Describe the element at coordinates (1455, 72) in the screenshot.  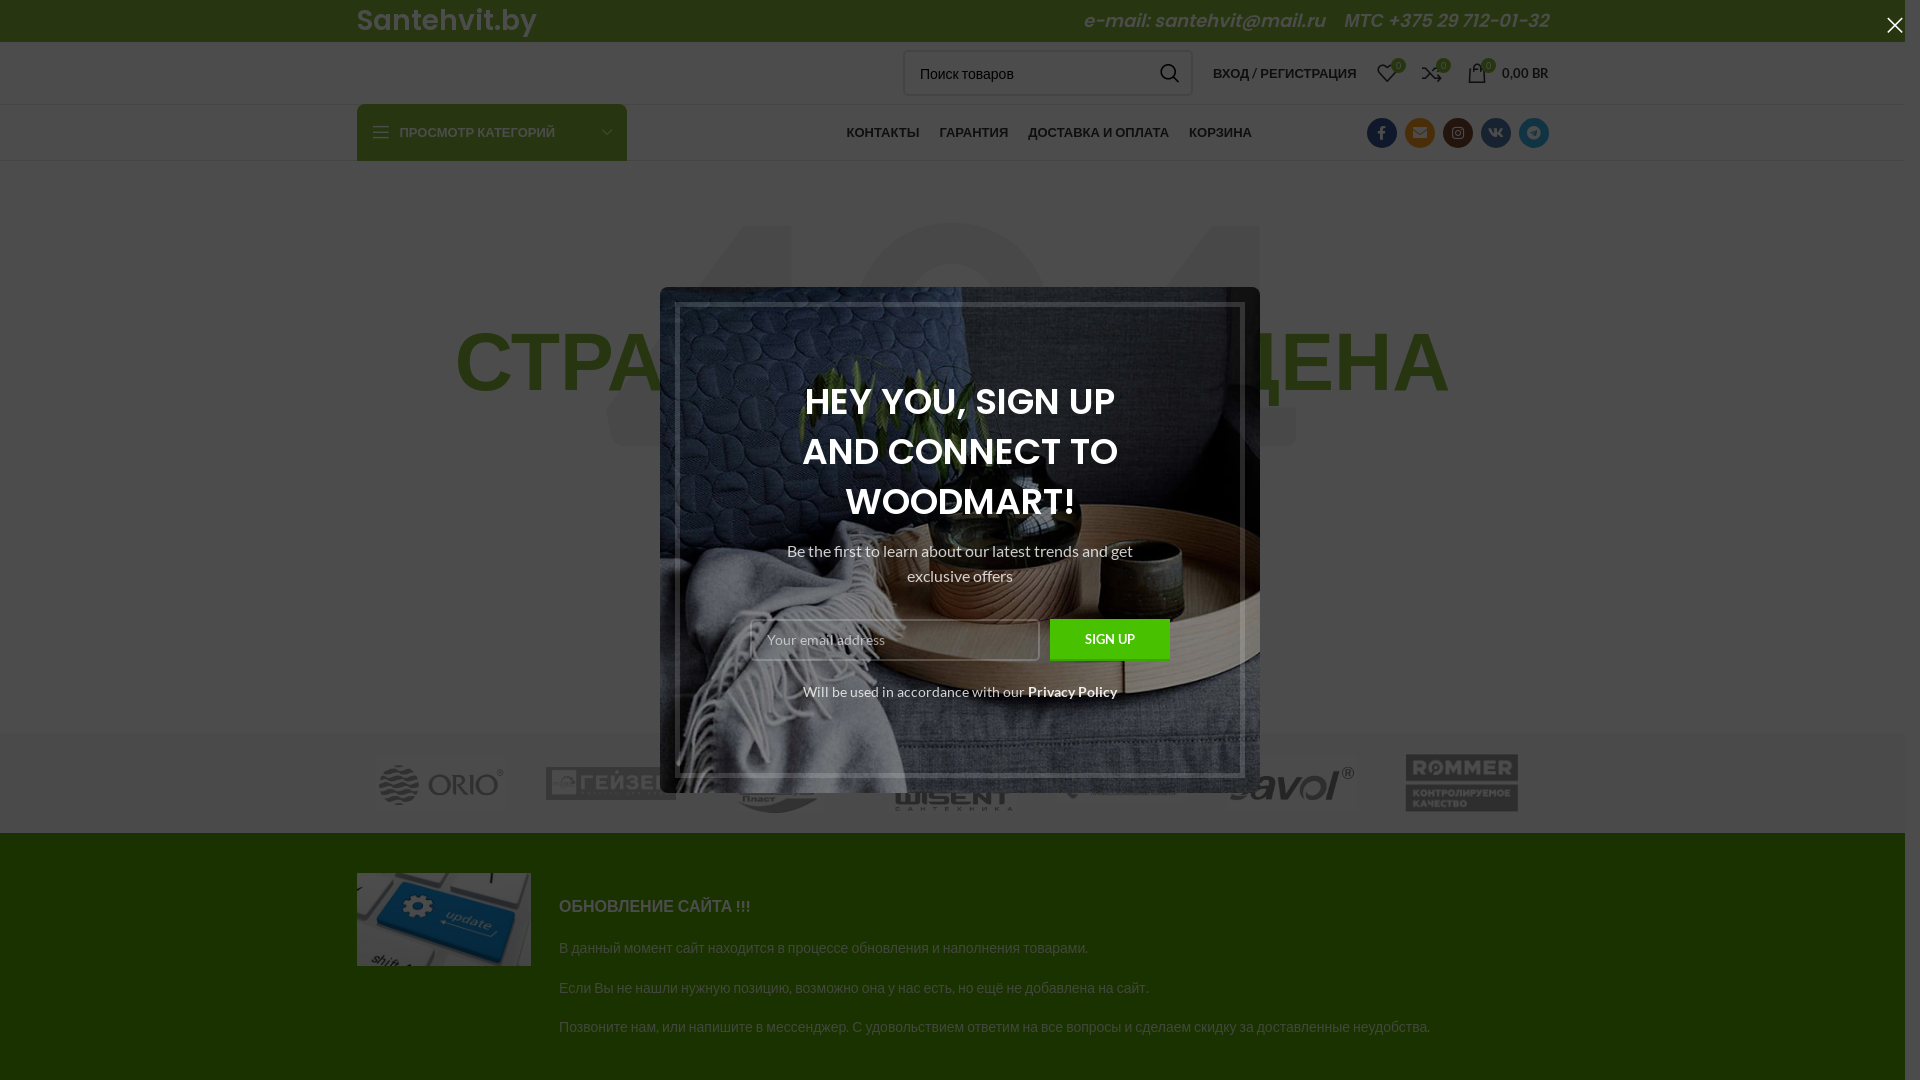
I see `'0` at that location.